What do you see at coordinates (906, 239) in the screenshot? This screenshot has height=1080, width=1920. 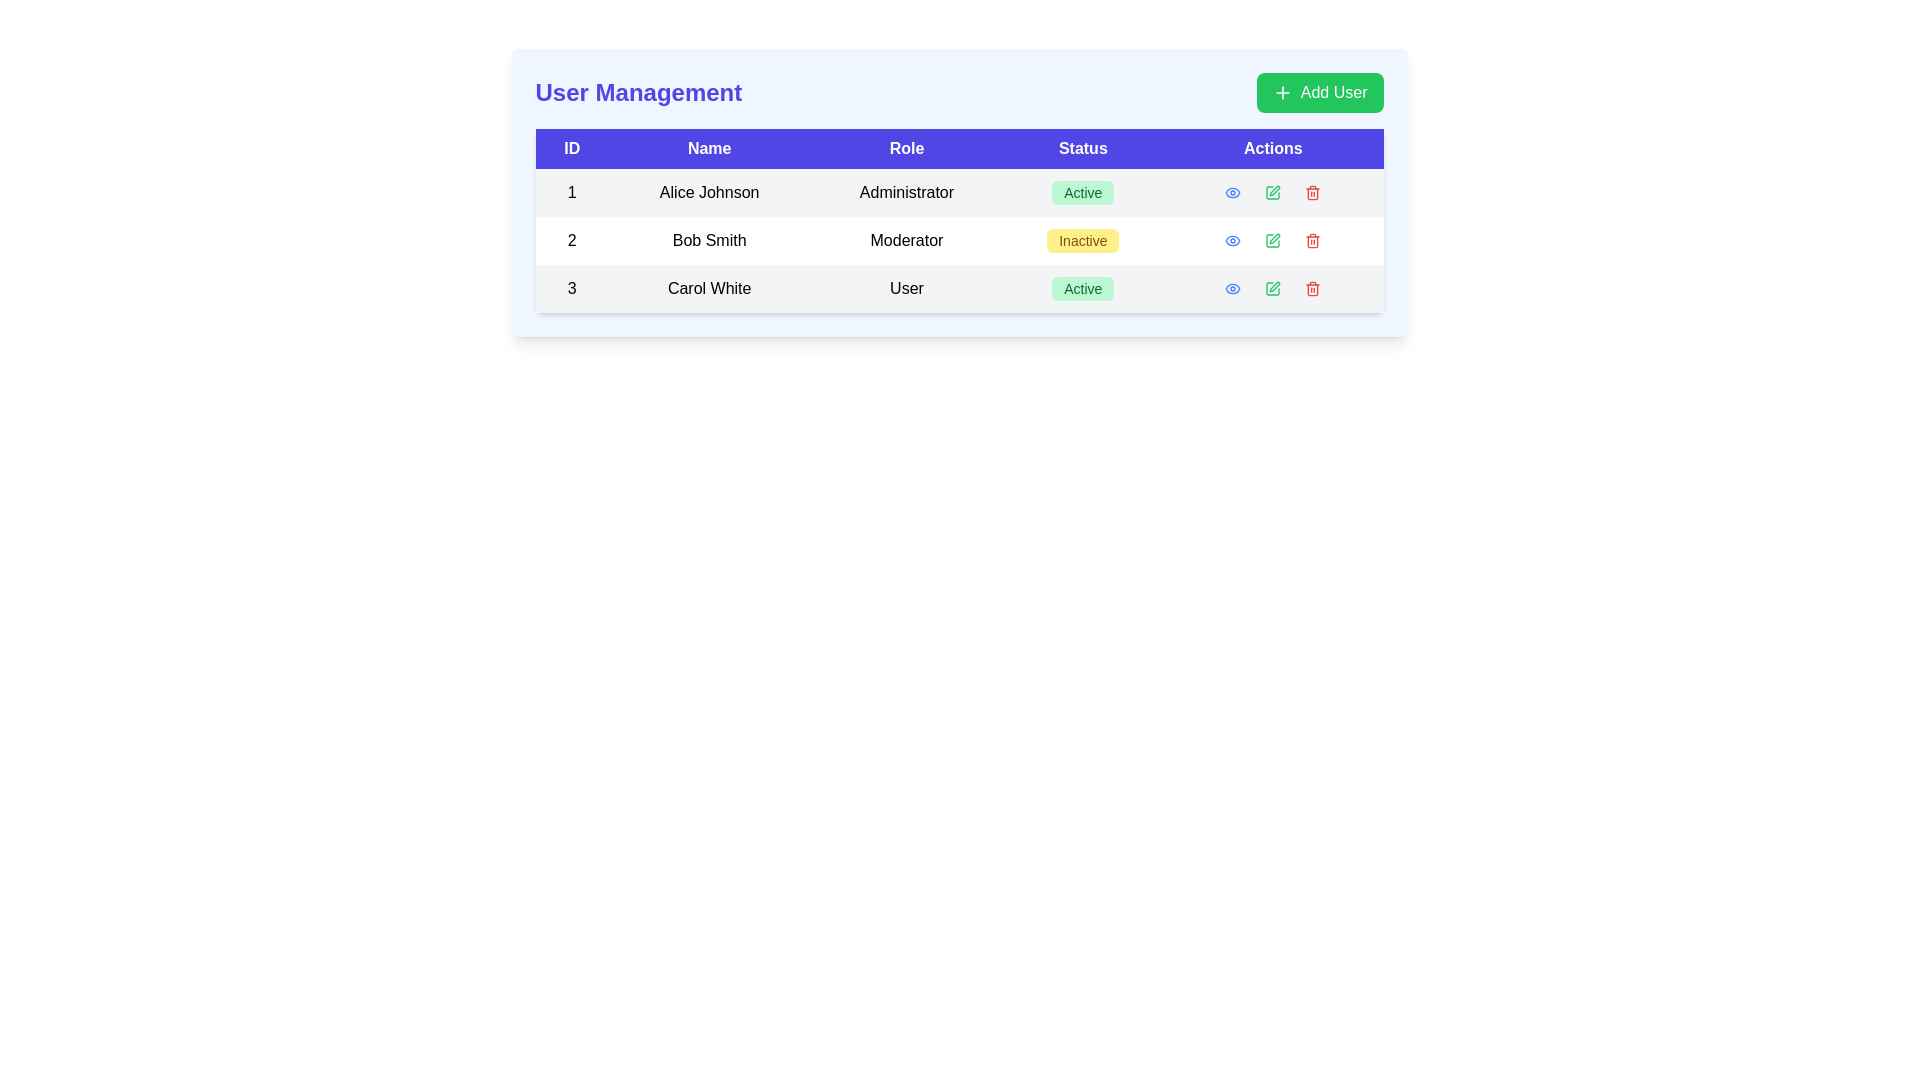 I see `the 'Moderator' text label in the second row of the data table under the 'Role' header` at bounding box center [906, 239].